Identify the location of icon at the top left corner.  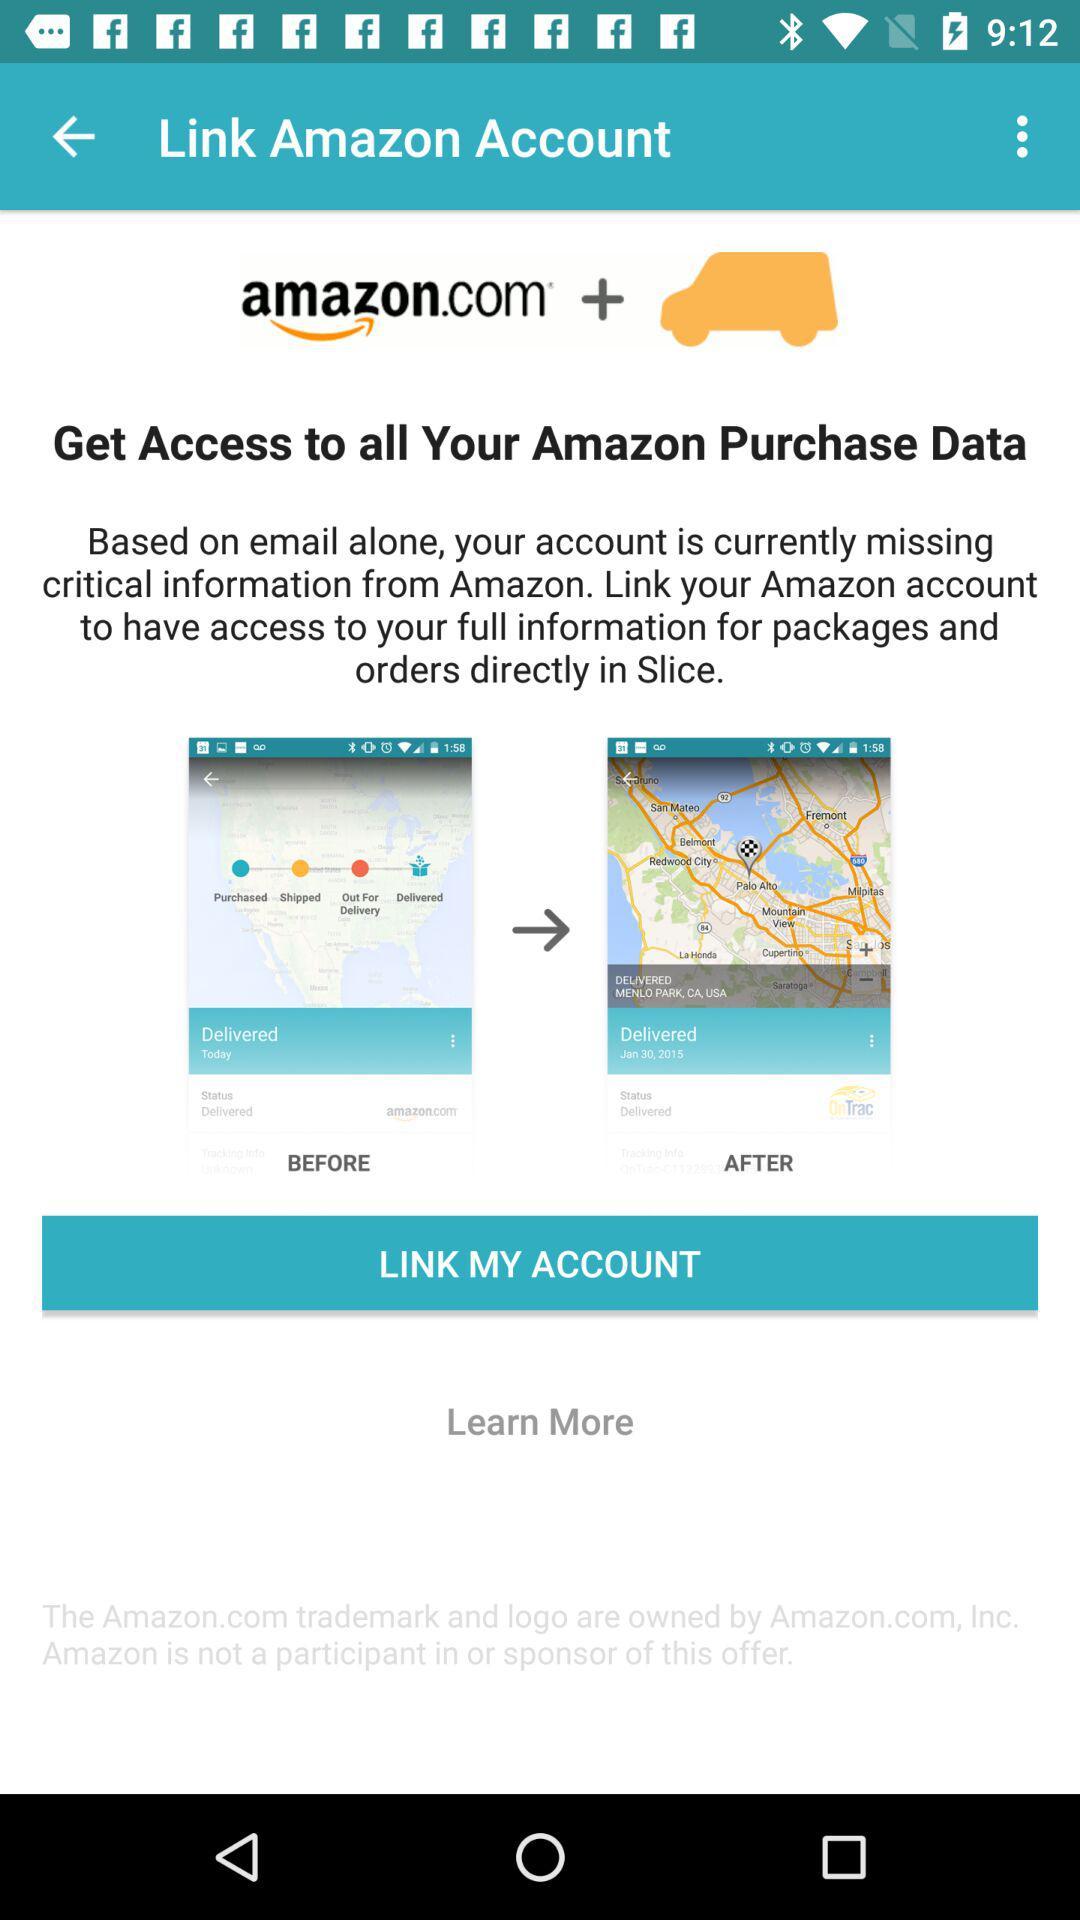
(72, 135).